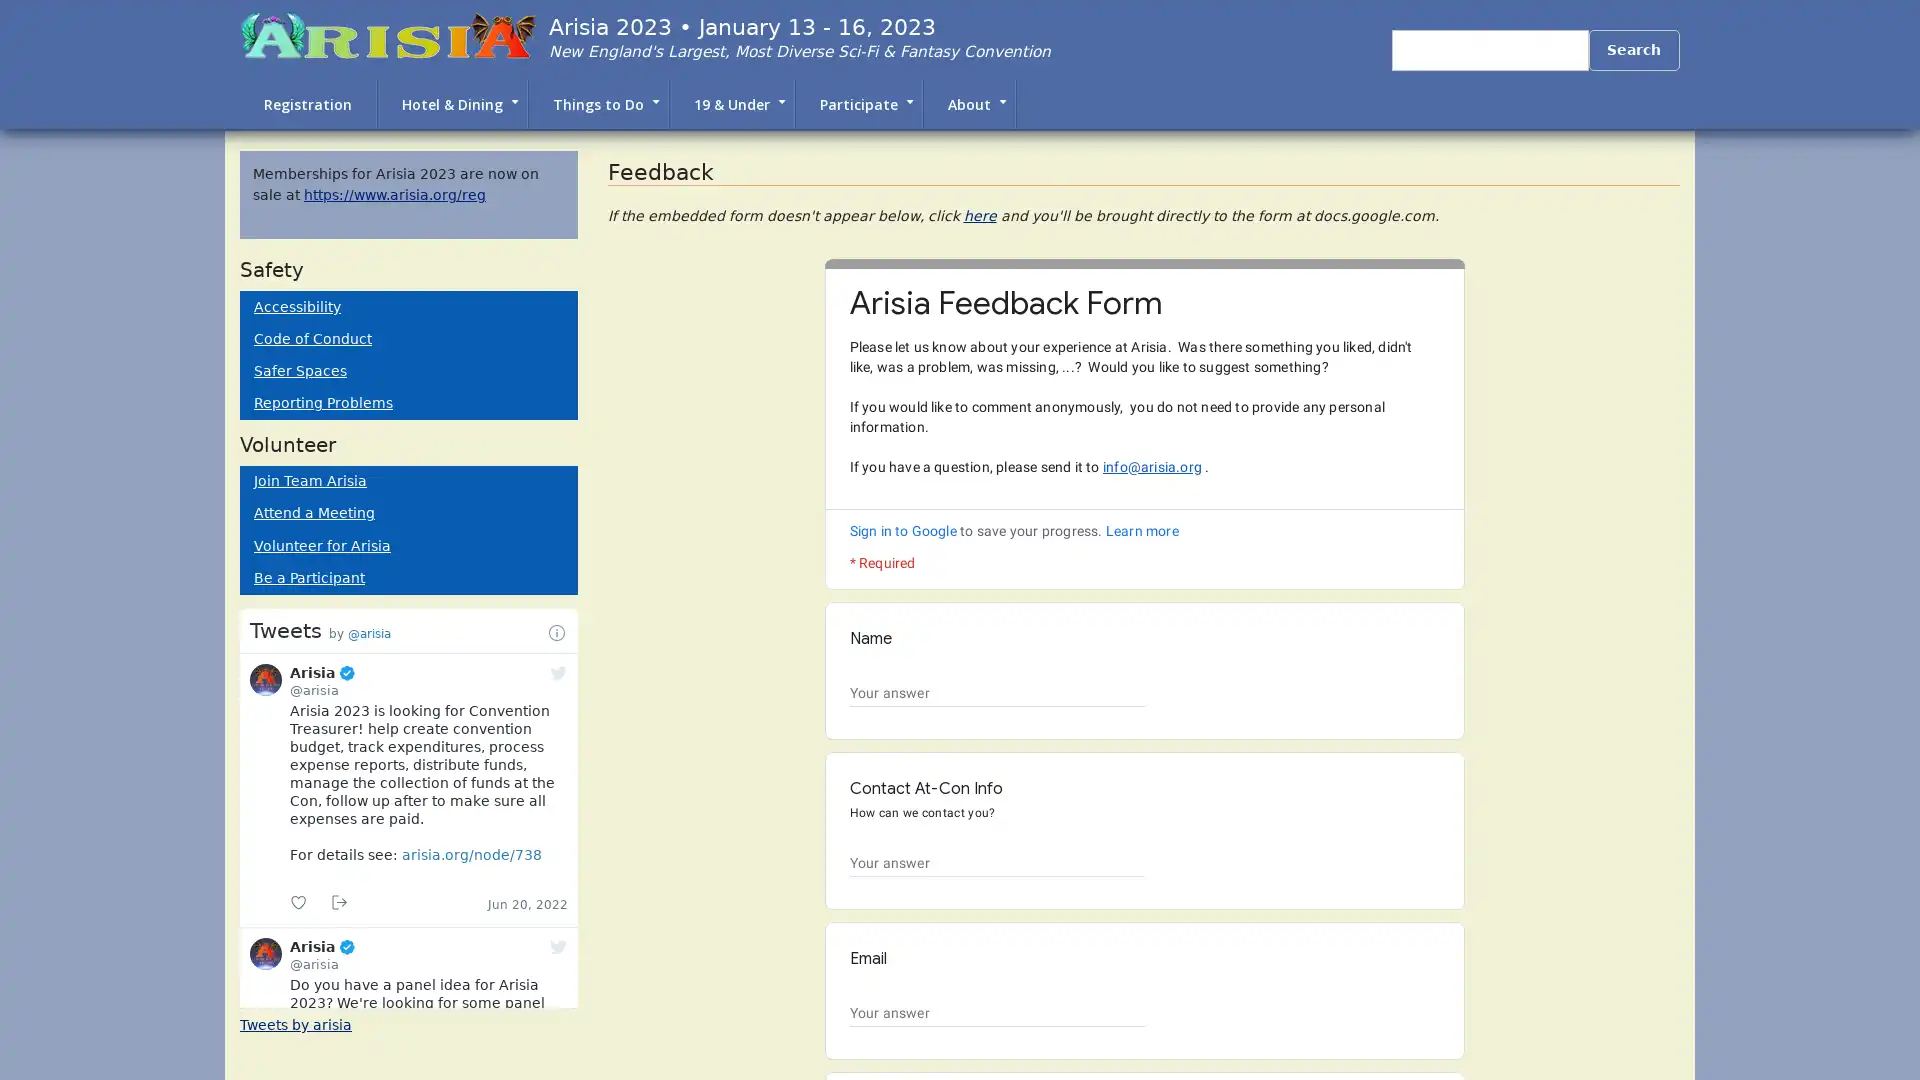 The width and height of the screenshot is (1920, 1080). Describe the element at coordinates (1633, 49) in the screenshot. I see `Search` at that location.